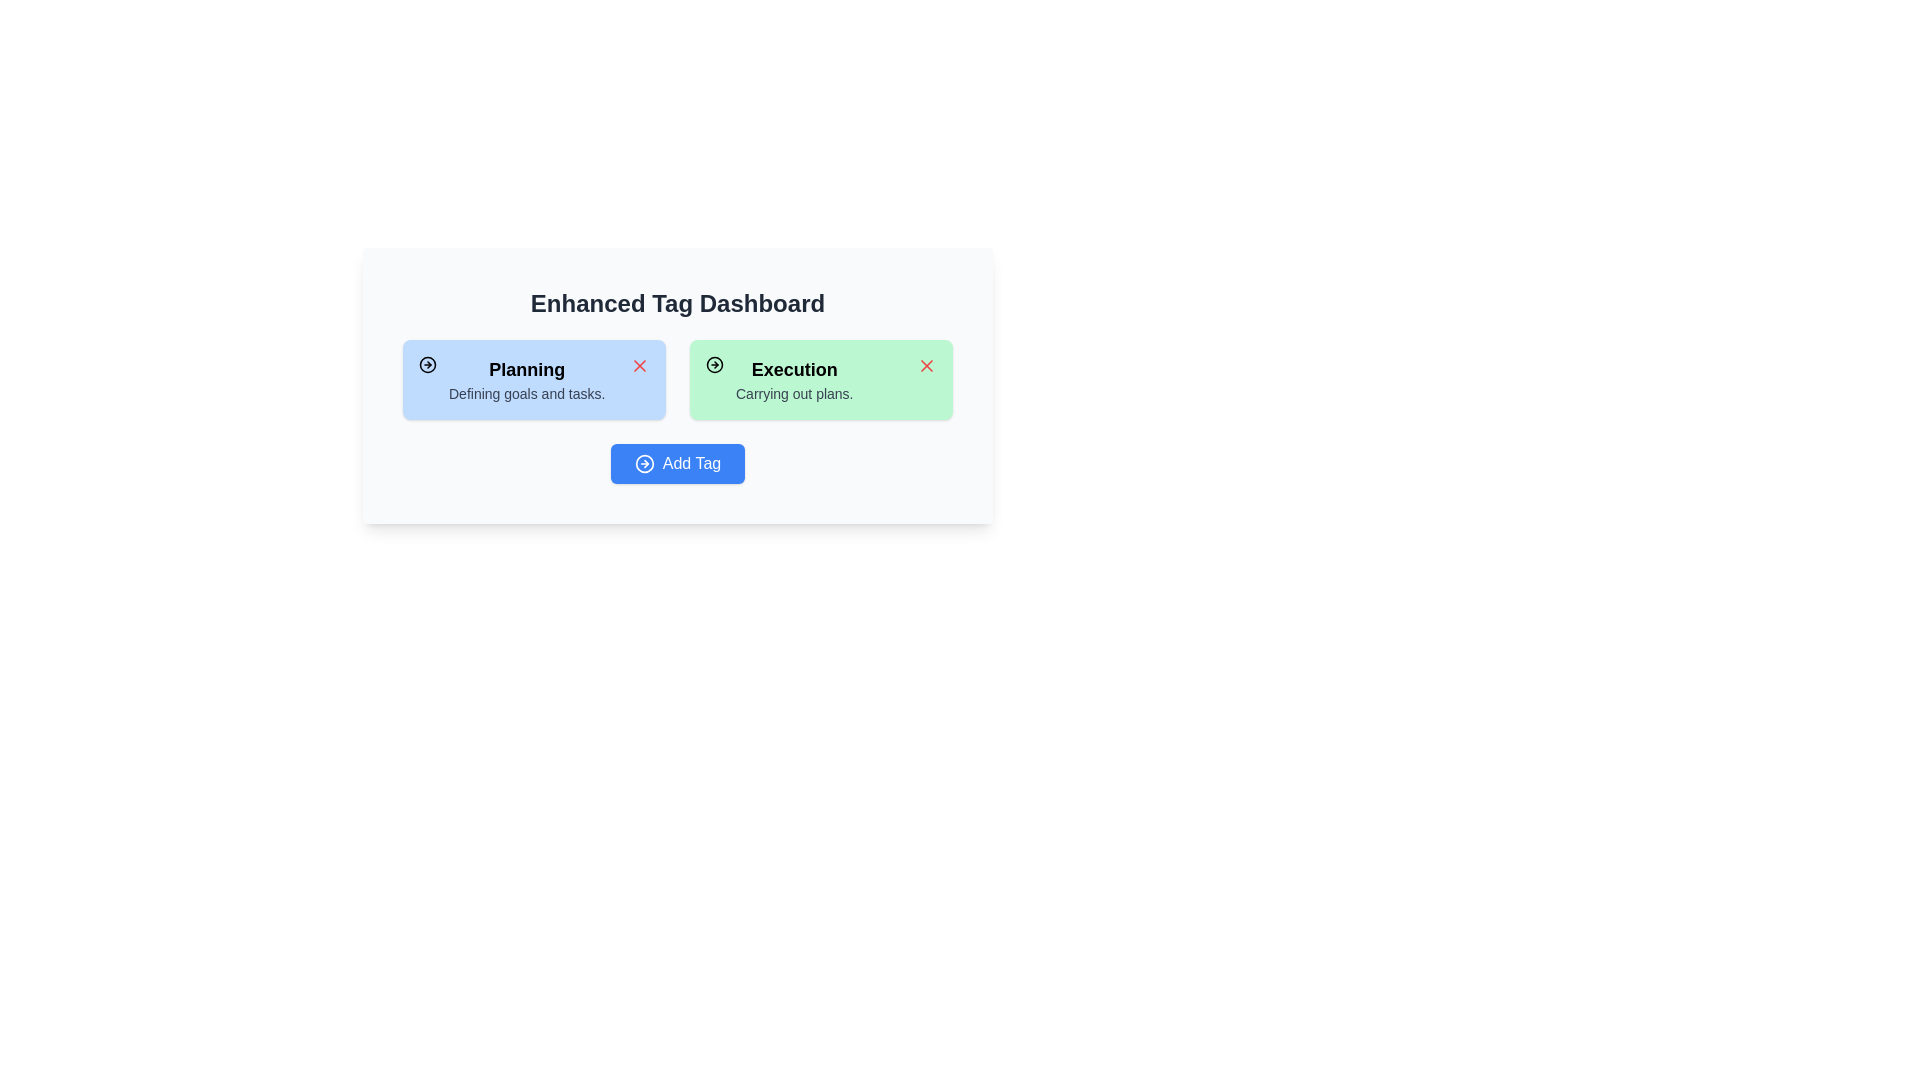 The image size is (1920, 1080). Describe the element at coordinates (527, 380) in the screenshot. I see `the Label element that displays 'Planning' with the description 'Defining goals and tasks.' in a card-like section on the left side of the two-panel layout` at that location.